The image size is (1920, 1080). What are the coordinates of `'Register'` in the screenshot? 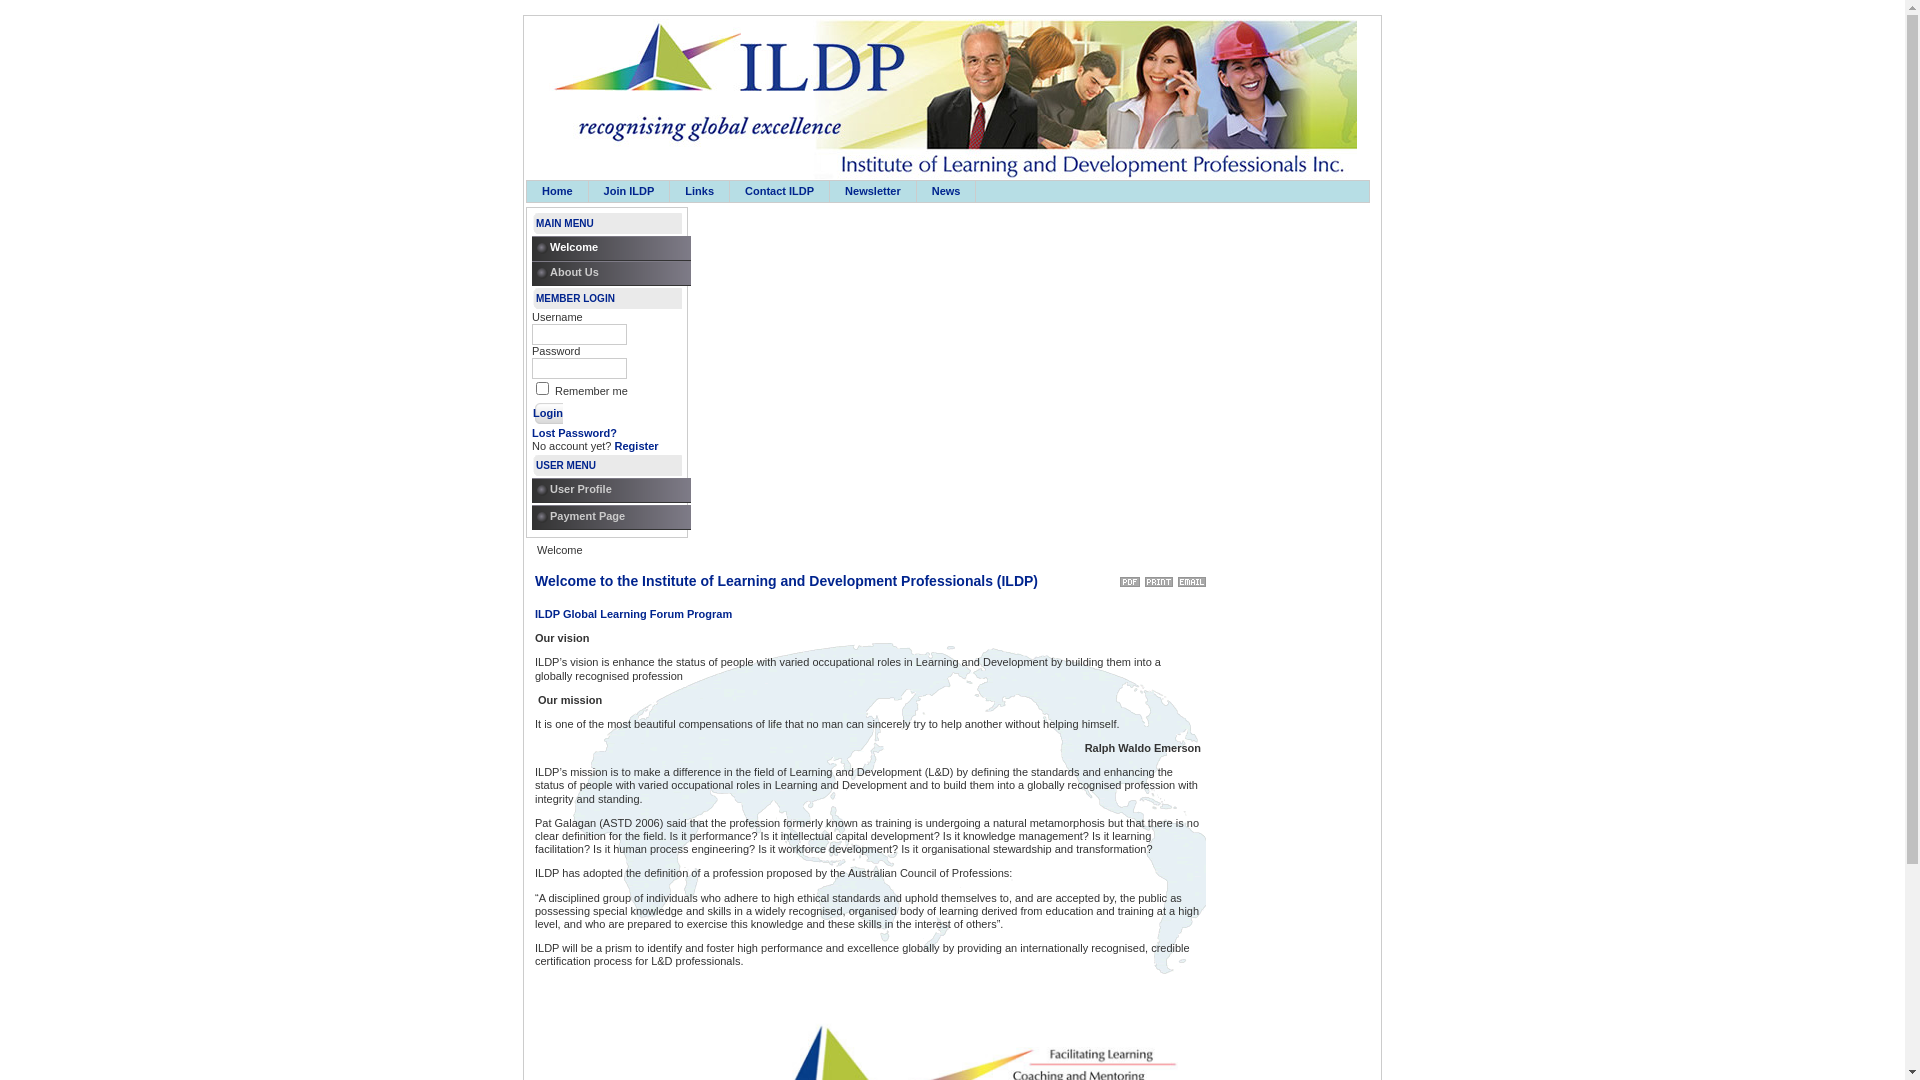 It's located at (636, 445).